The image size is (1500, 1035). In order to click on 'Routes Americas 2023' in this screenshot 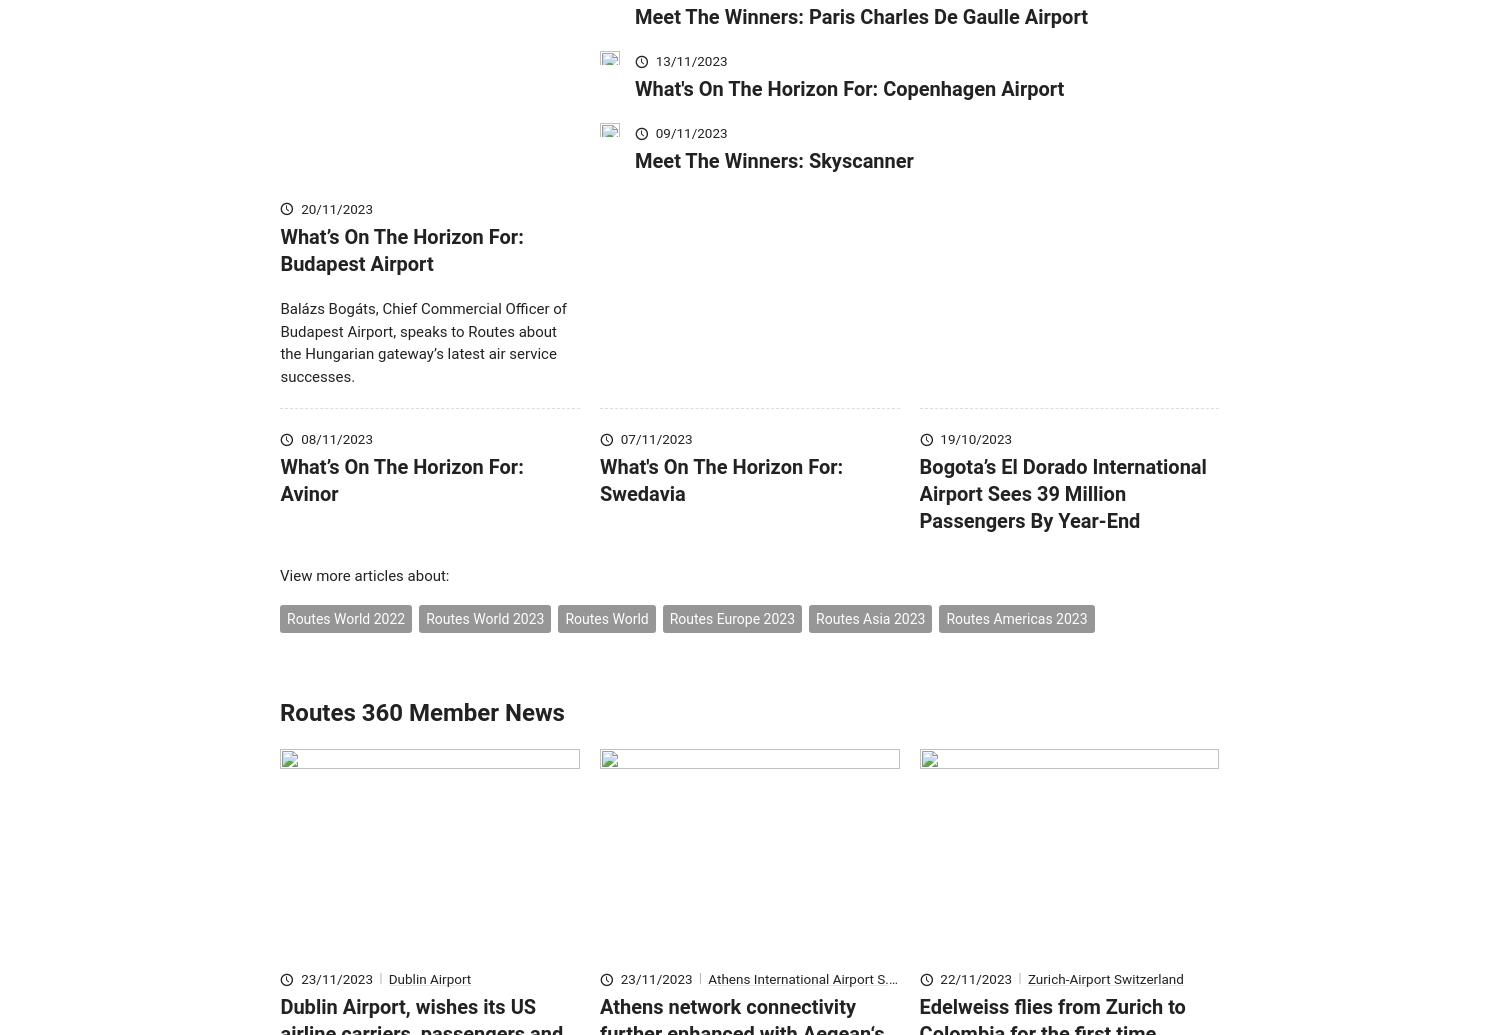, I will do `click(1016, 648)`.